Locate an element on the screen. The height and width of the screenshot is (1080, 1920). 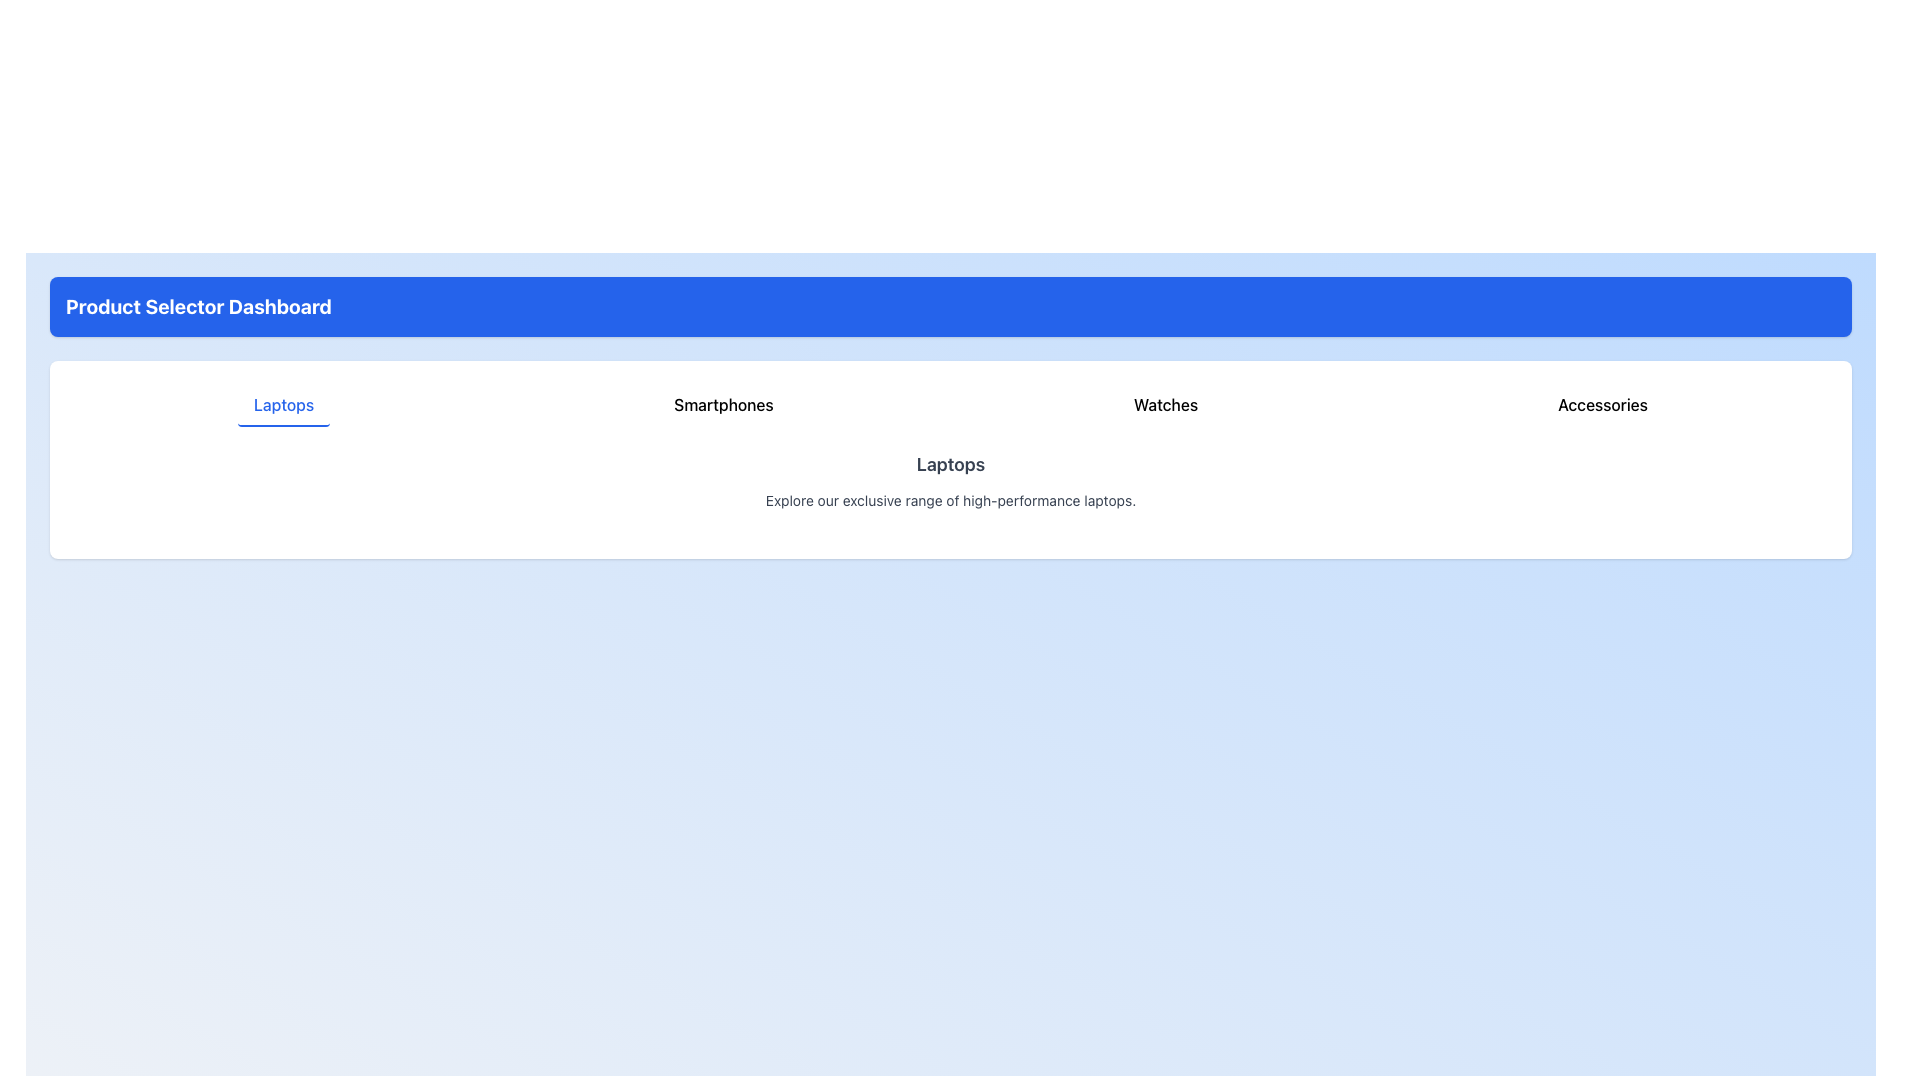
the 'Laptops' text label, which indicates the type of products presented in the associated section, positioned above the related content is located at coordinates (949, 465).